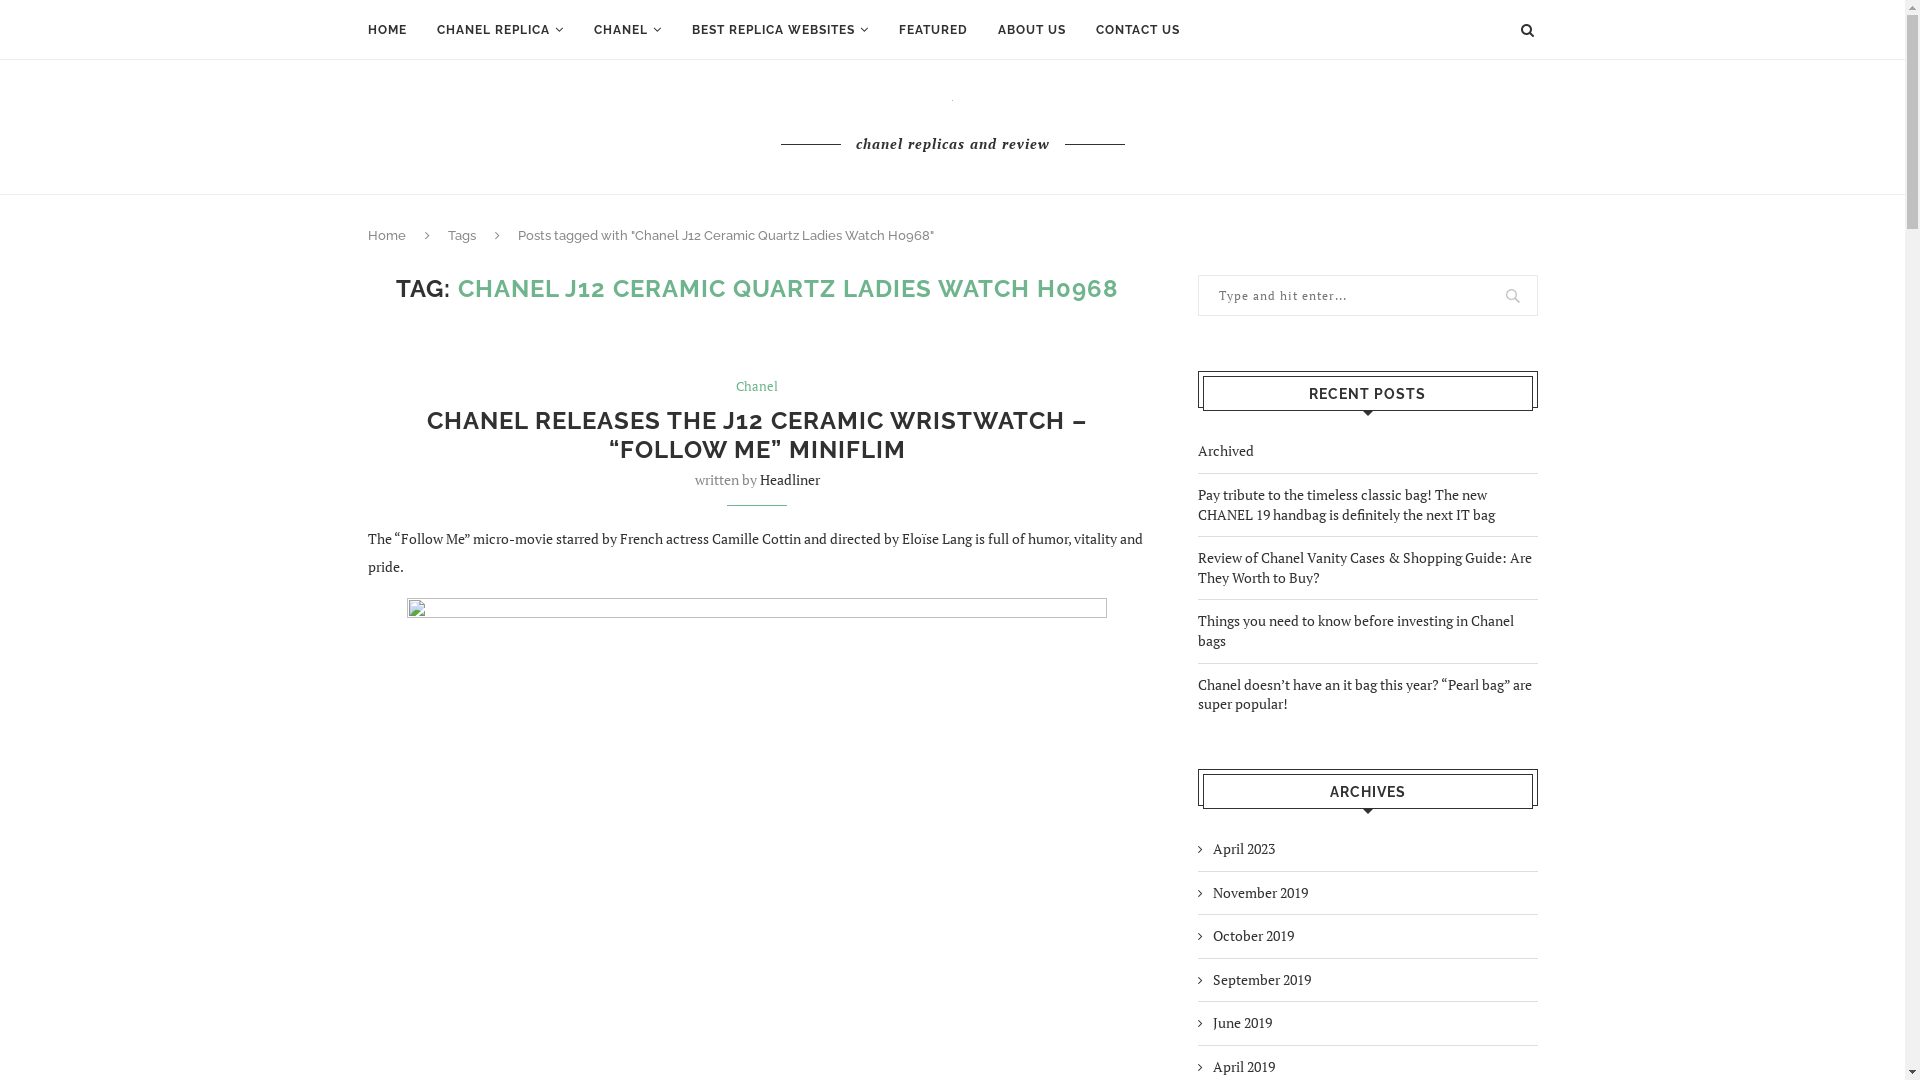  I want to click on 'Home', so click(387, 234).